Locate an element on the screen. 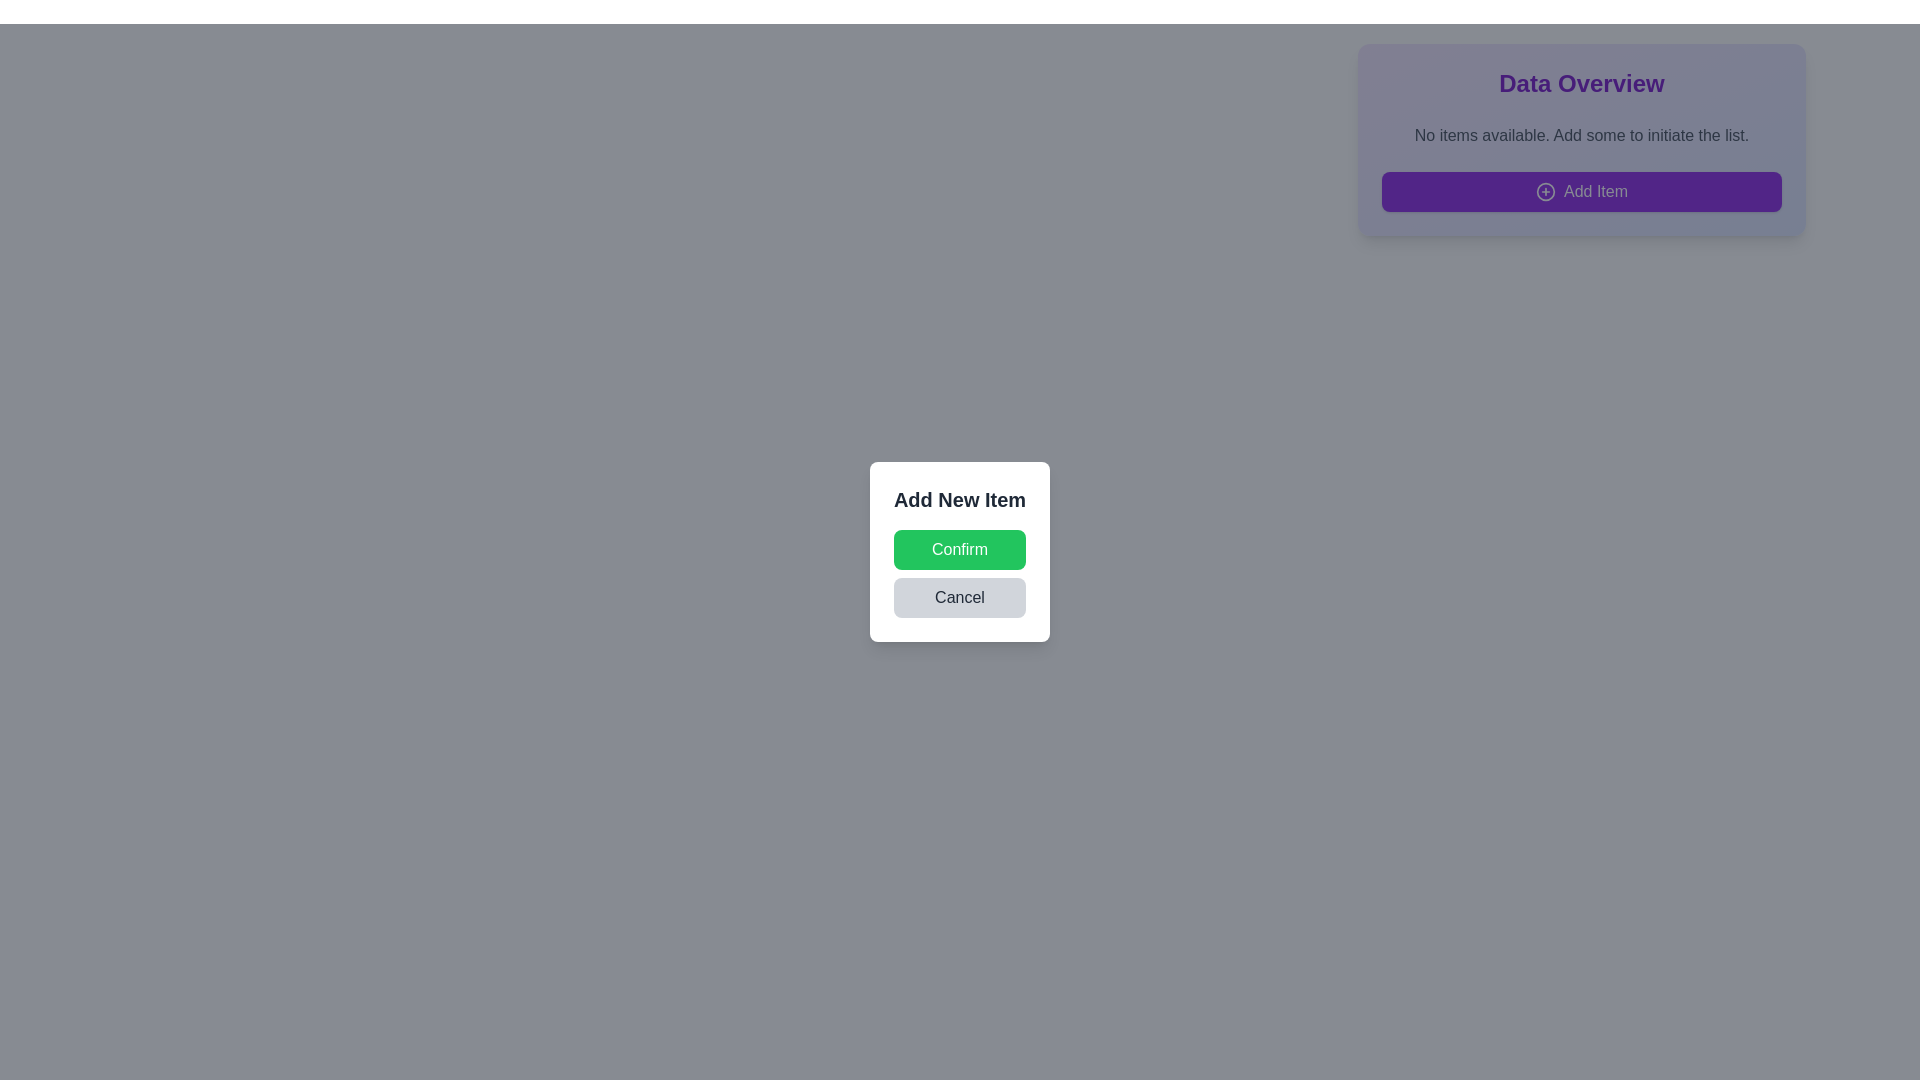  informative feedback text label indicating that the list is currently empty, positioned below the 'Data Overview' title and above the 'Add Item' button is located at coordinates (1581, 135).